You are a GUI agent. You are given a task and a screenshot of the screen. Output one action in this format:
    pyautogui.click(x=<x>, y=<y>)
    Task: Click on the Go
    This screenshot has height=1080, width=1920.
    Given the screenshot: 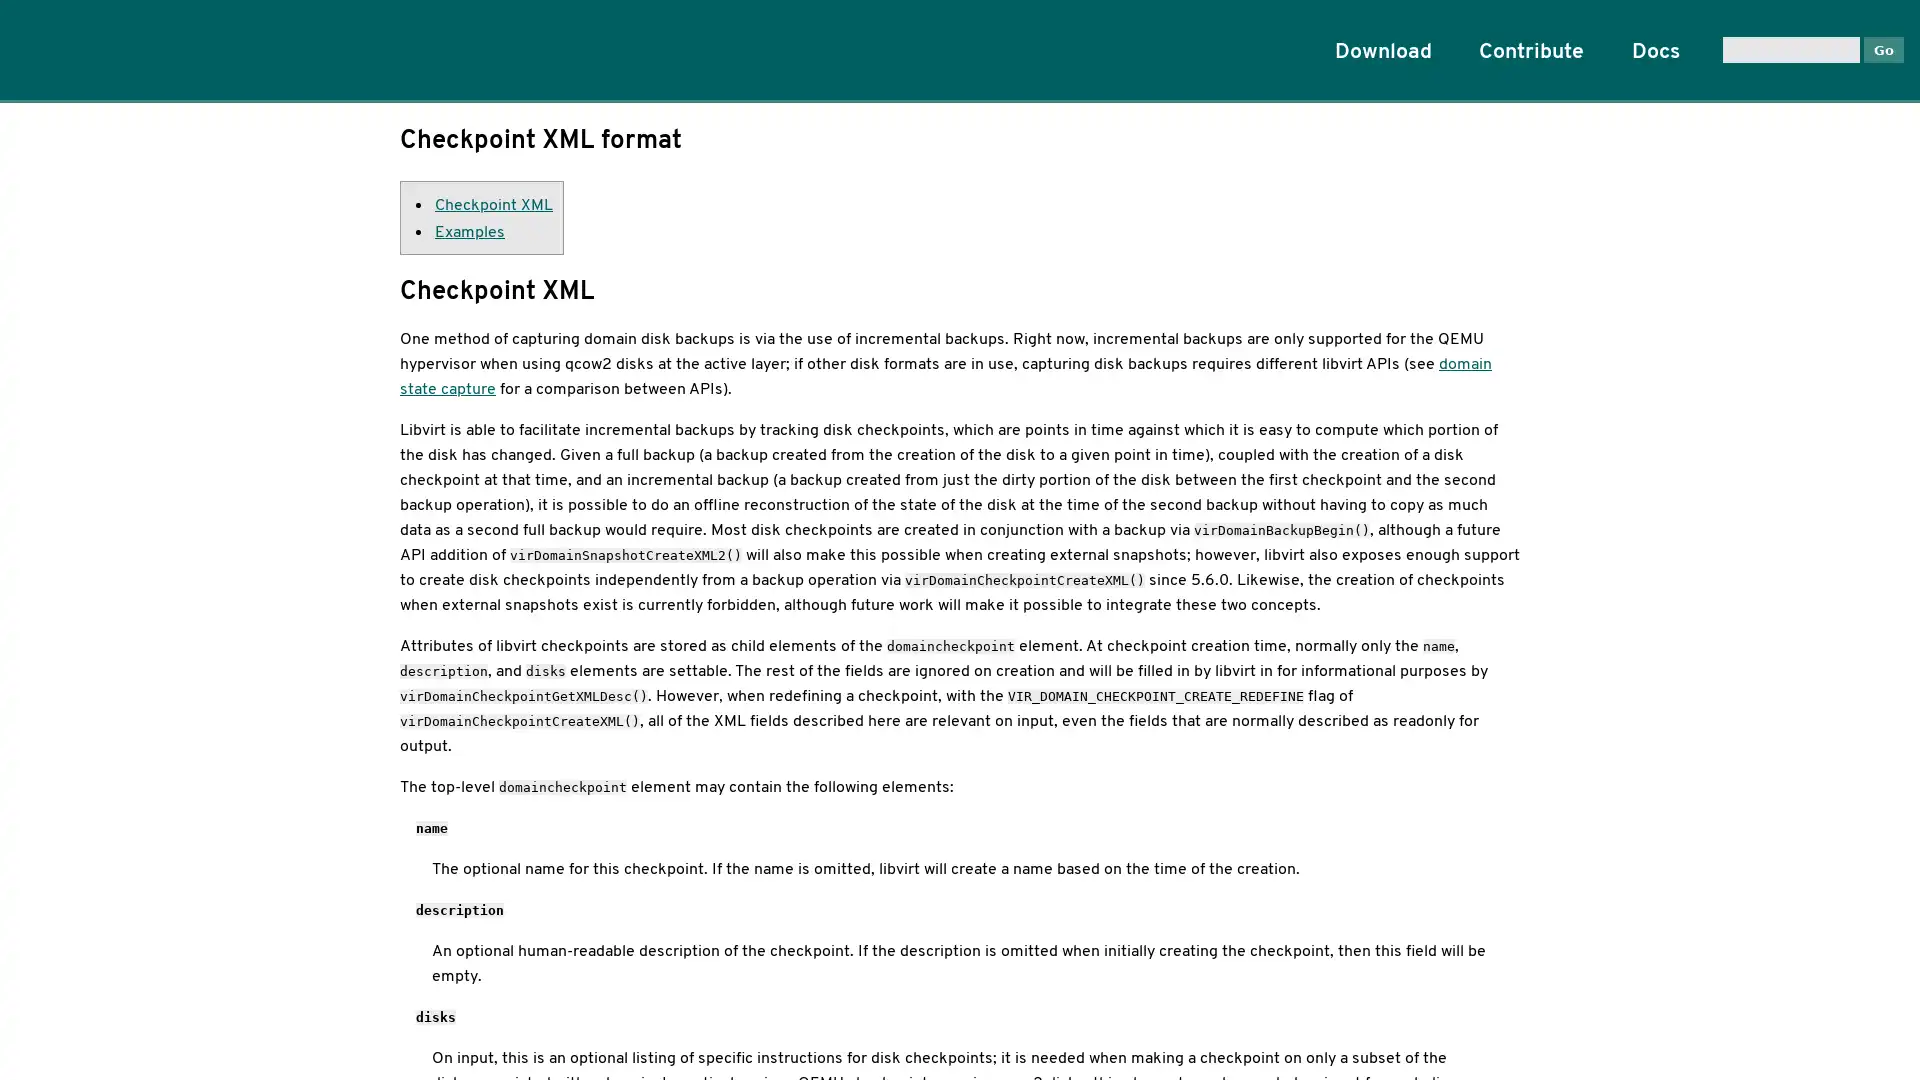 What is the action you would take?
    pyautogui.click(x=1882, y=48)
    